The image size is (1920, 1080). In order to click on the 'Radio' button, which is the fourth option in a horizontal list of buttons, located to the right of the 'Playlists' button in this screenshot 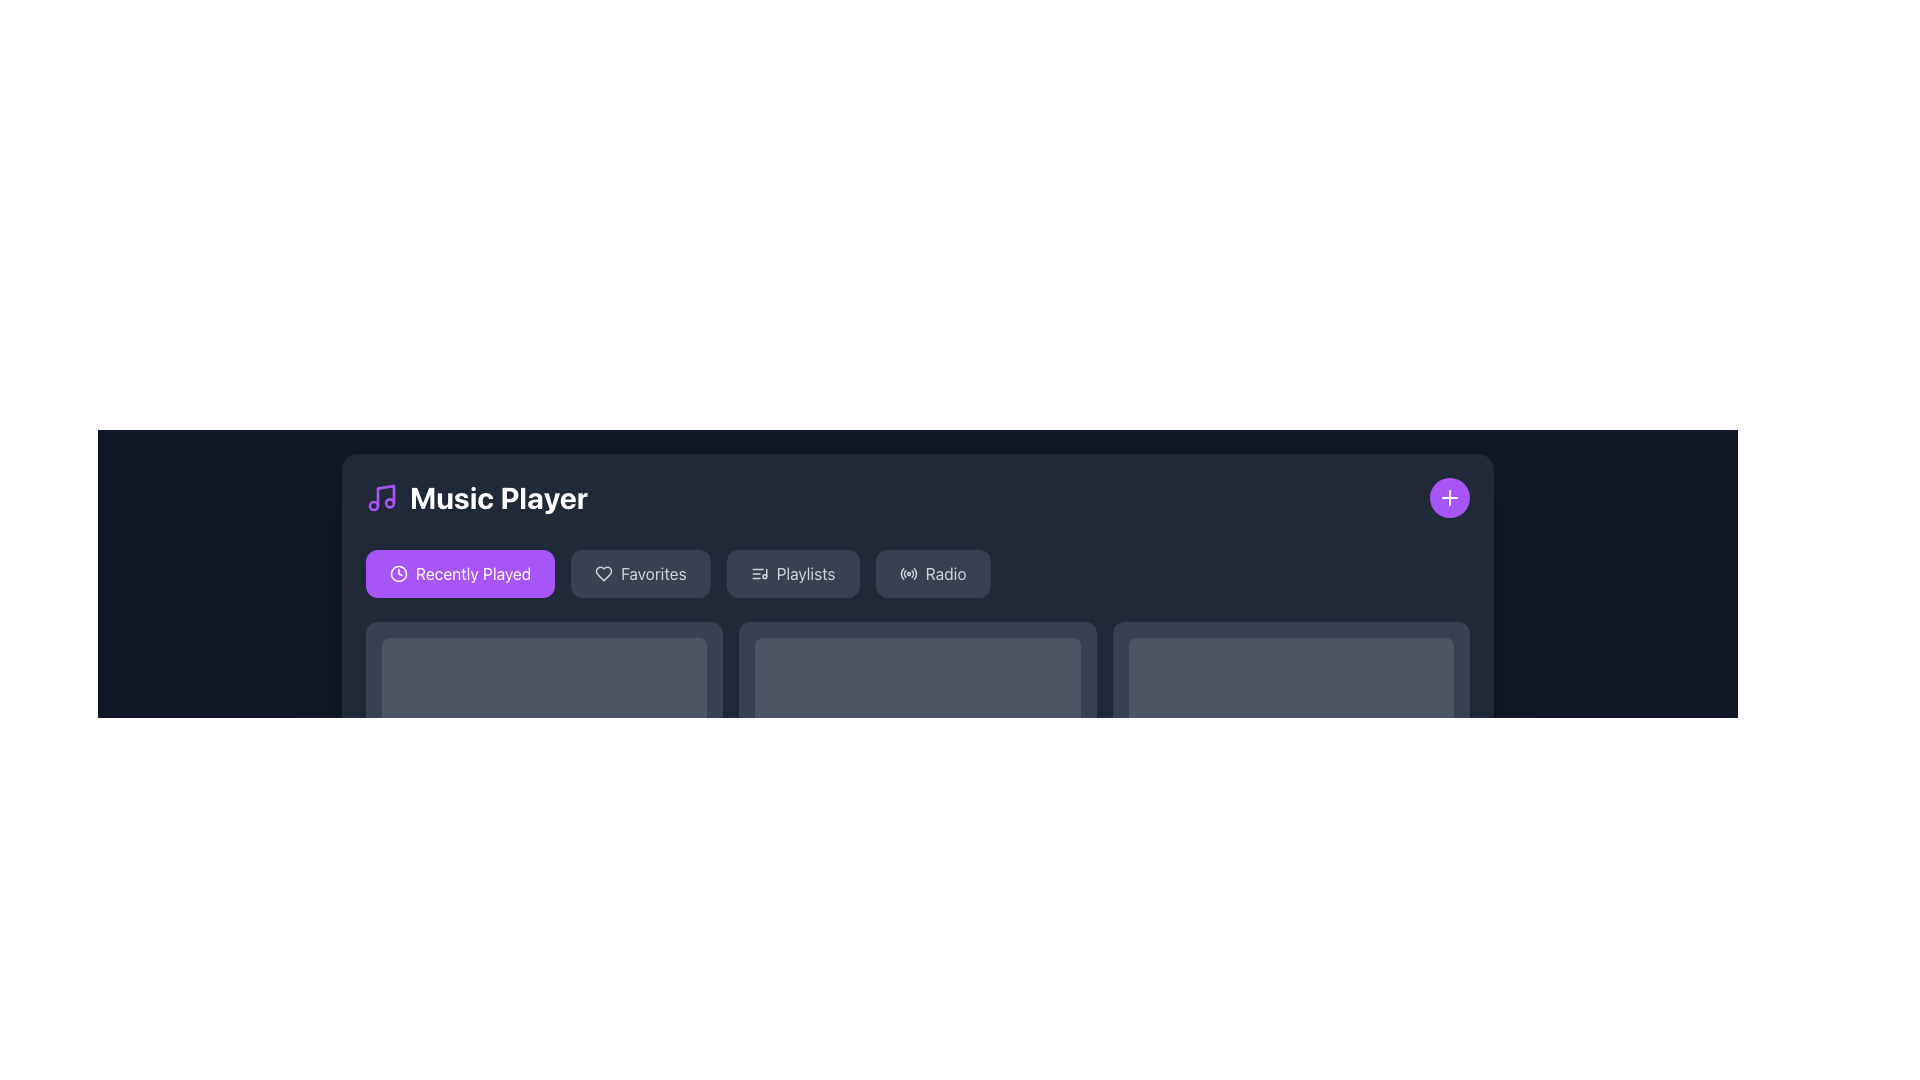, I will do `click(931, 574)`.